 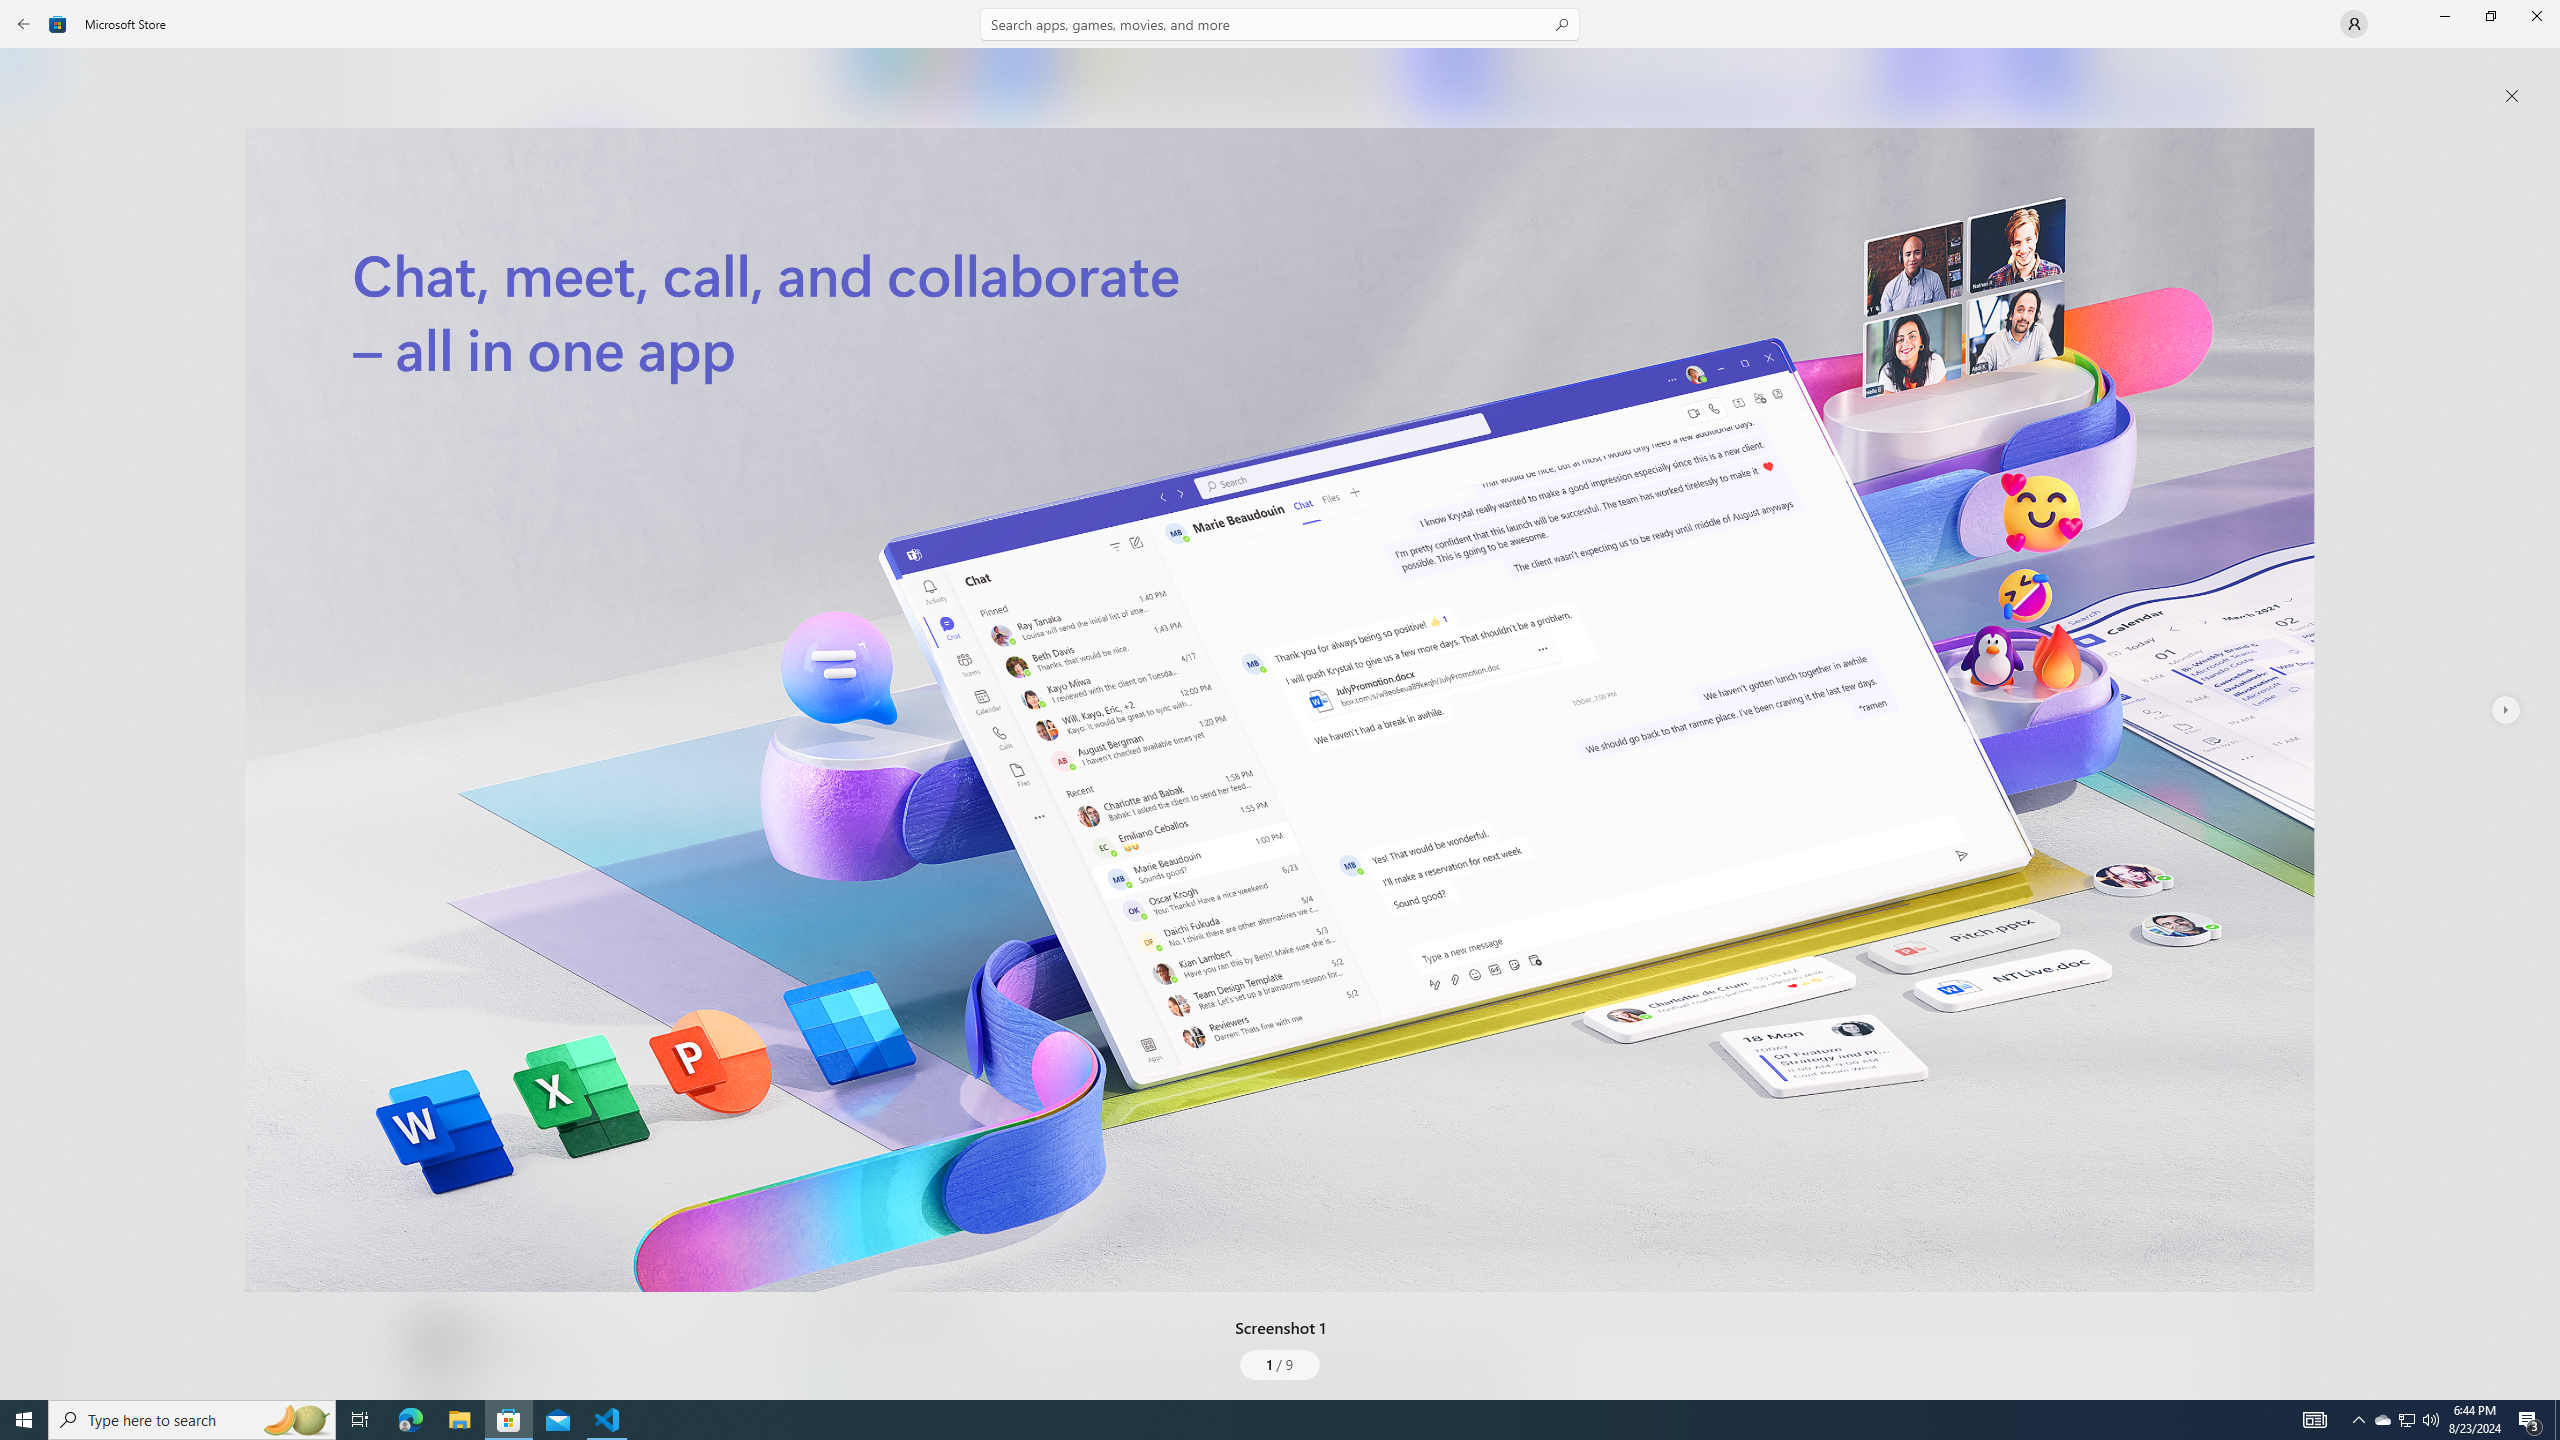 I want to click on 'Next', so click(x=2503, y=708).